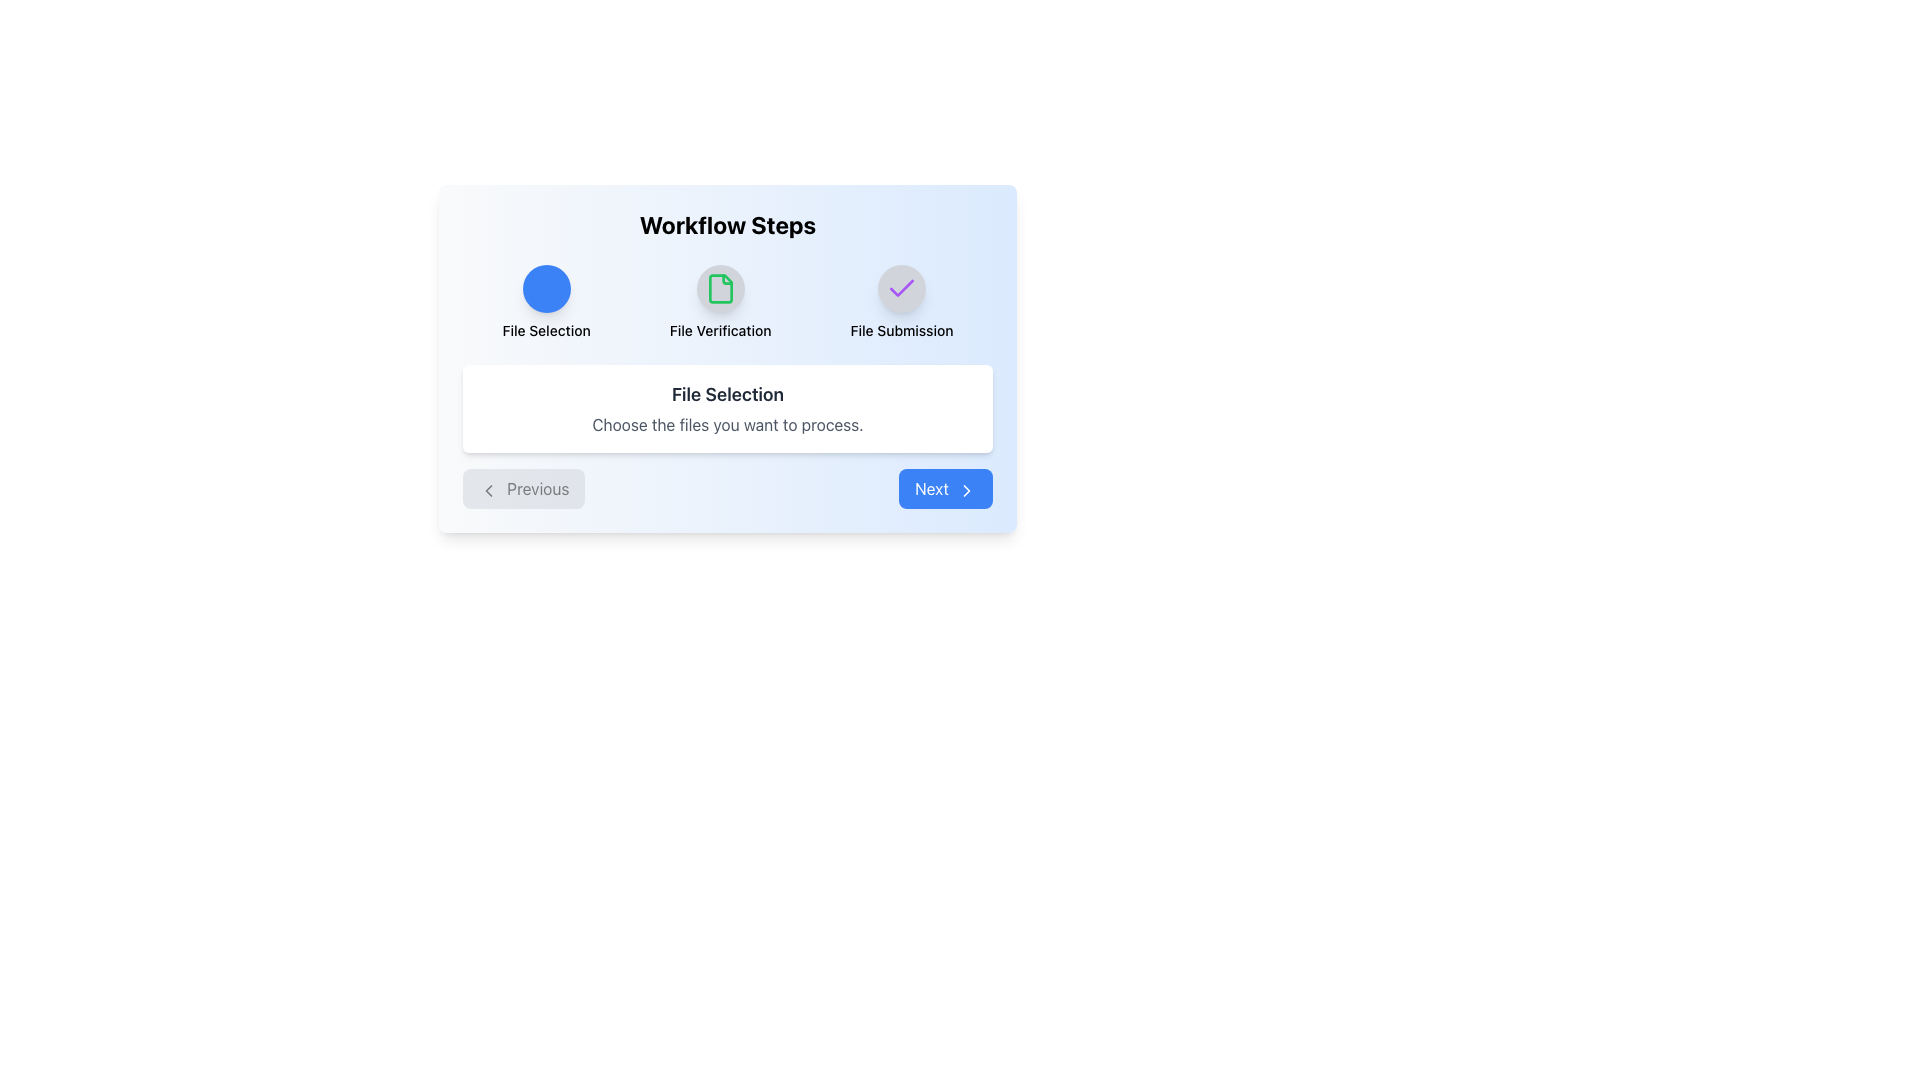  Describe the element at coordinates (720, 289) in the screenshot. I see `the circular icon button with a light gray background and a green file icon located above the 'File Verification' label` at that location.